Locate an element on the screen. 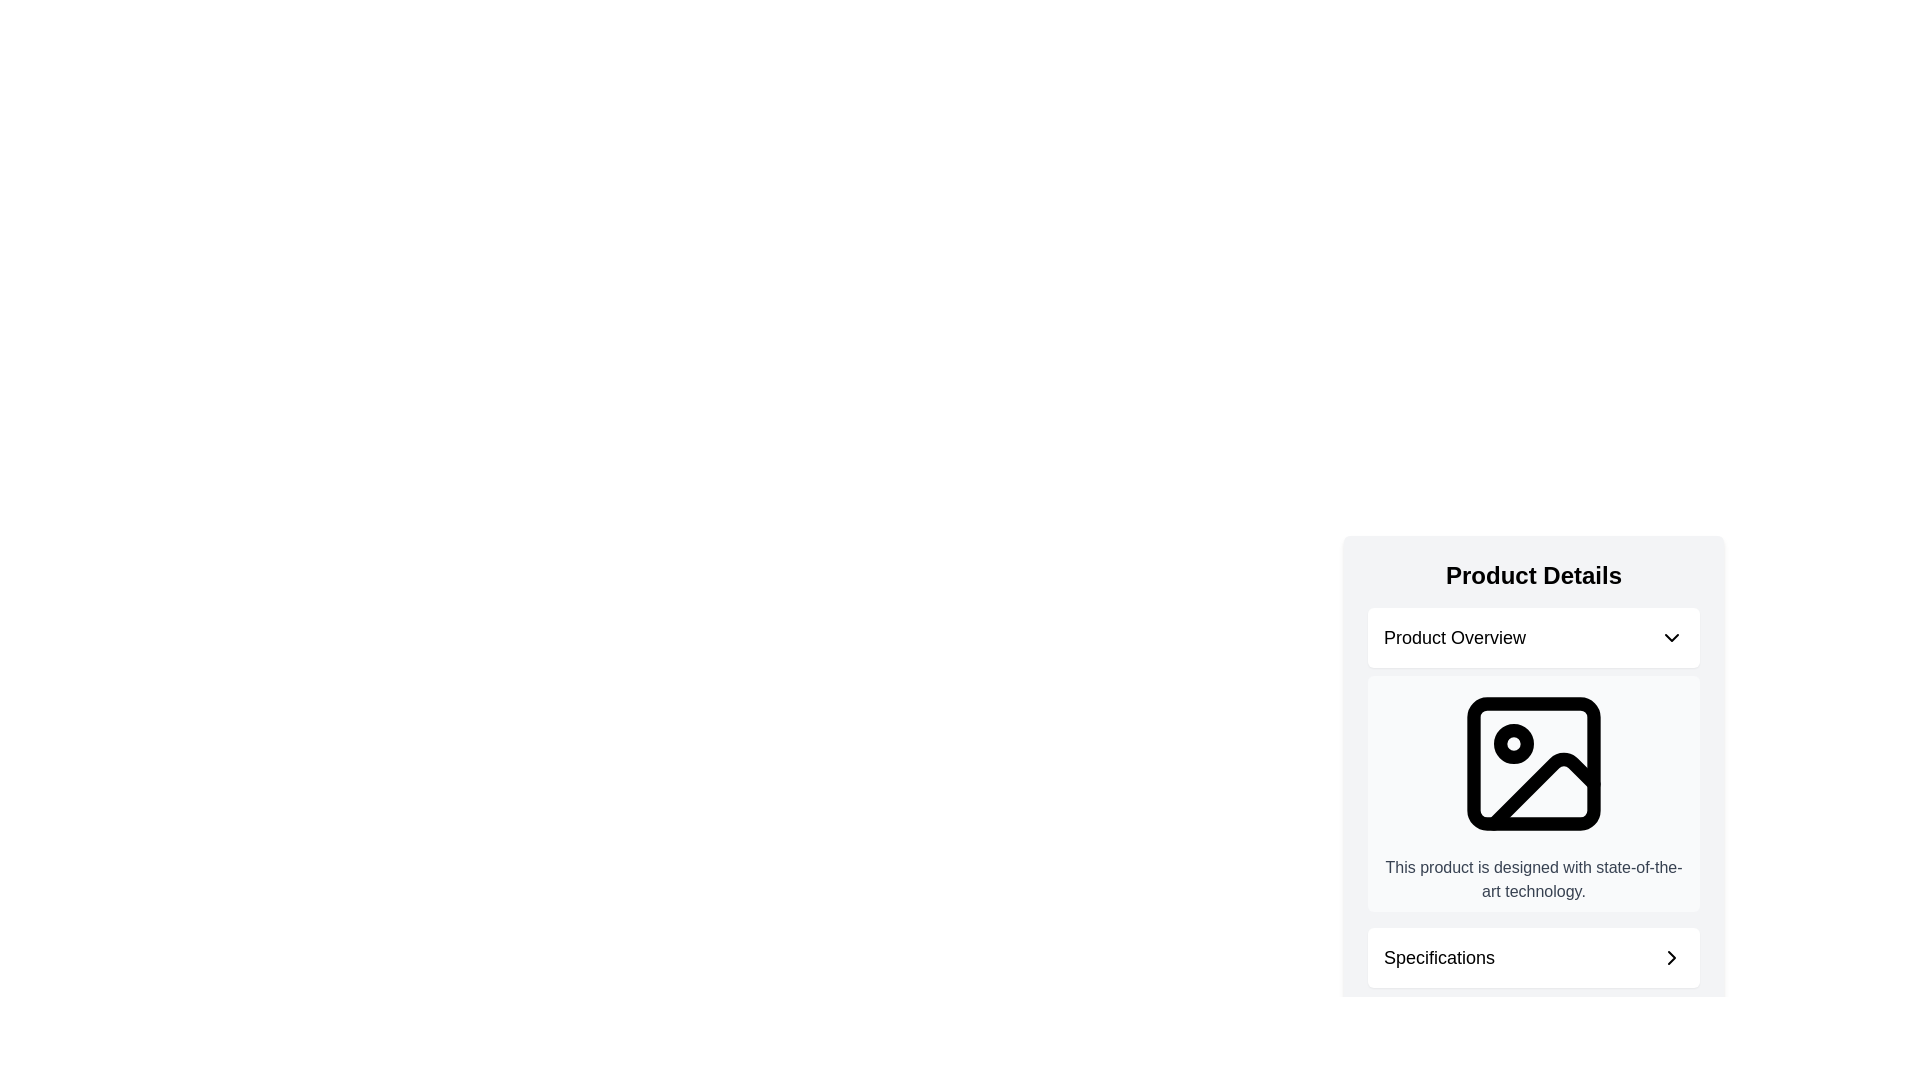 The width and height of the screenshot is (1920, 1080). the Informational Section containing an image icon and description stating 'This product is designed with state-of-the-art technology.' is located at coordinates (1533, 836).